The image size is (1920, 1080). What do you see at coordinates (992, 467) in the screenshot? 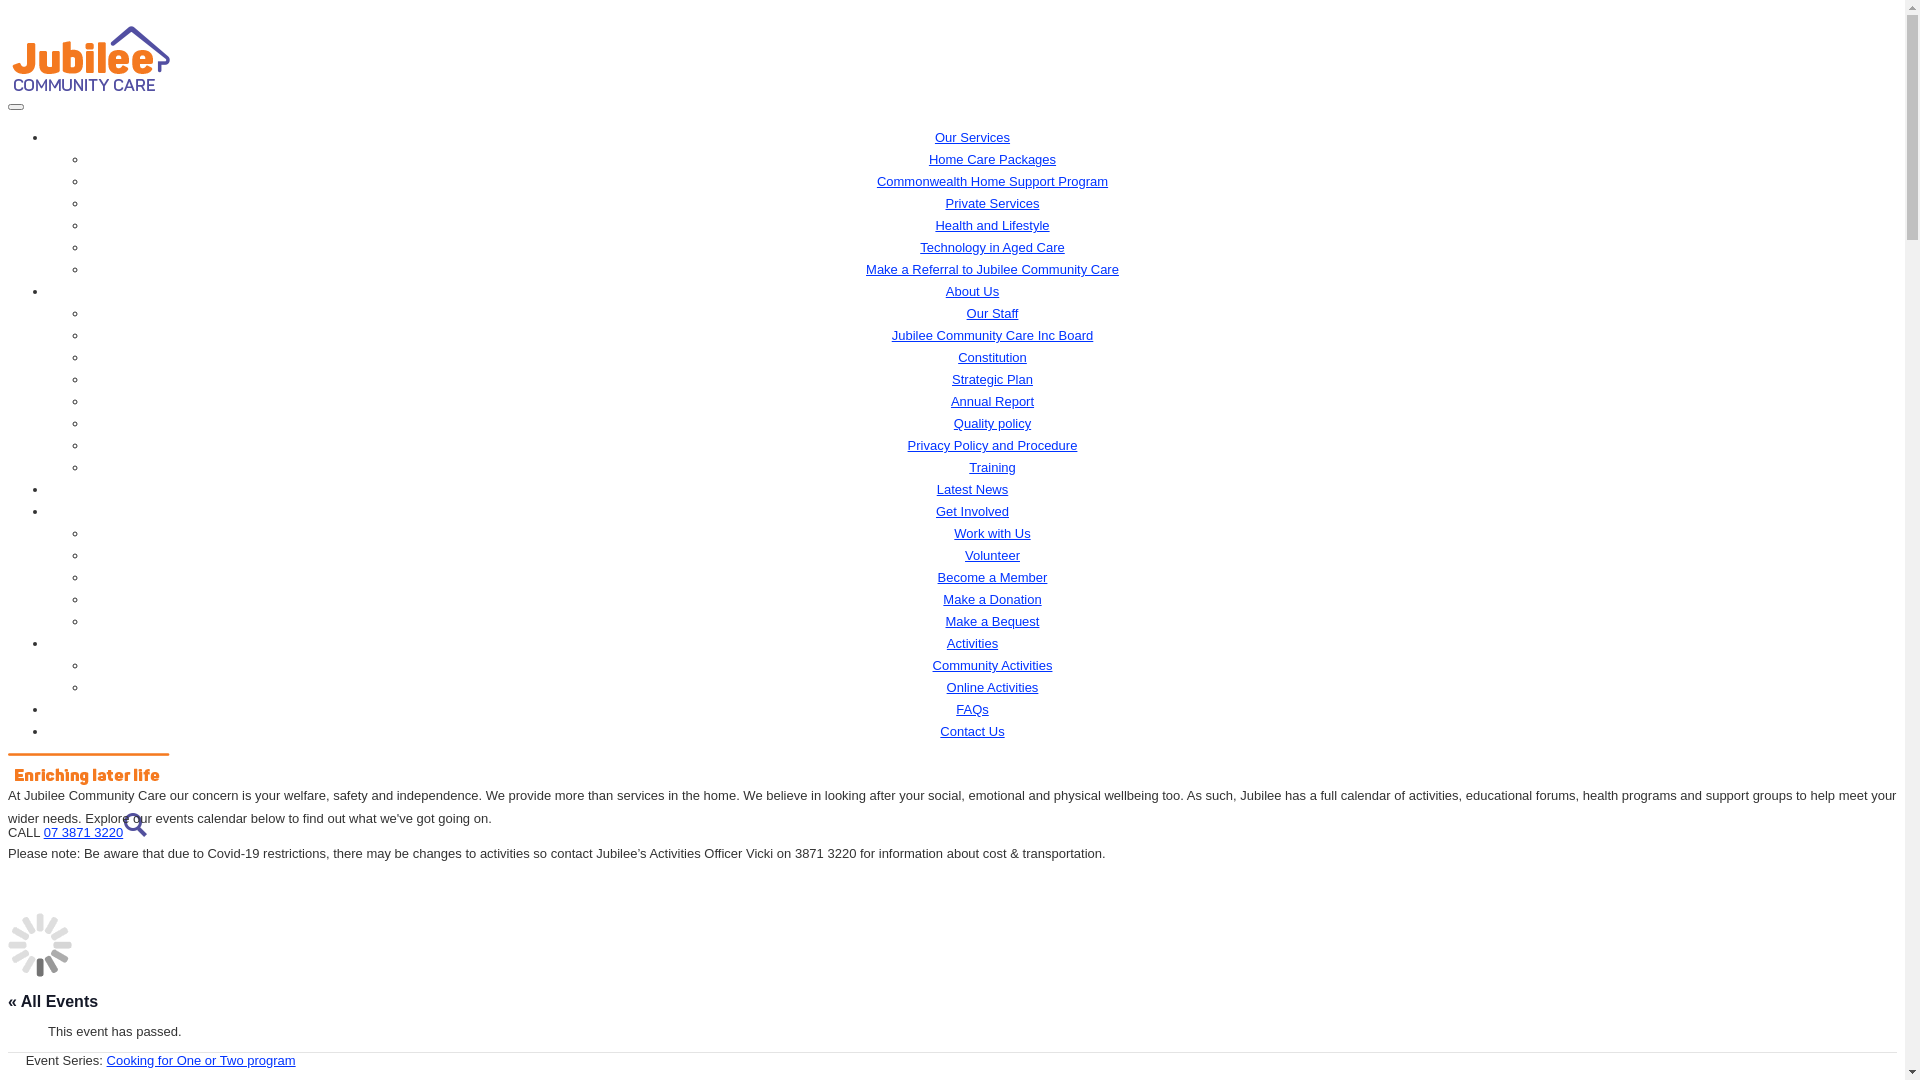
I see `'Training'` at bounding box center [992, 467].